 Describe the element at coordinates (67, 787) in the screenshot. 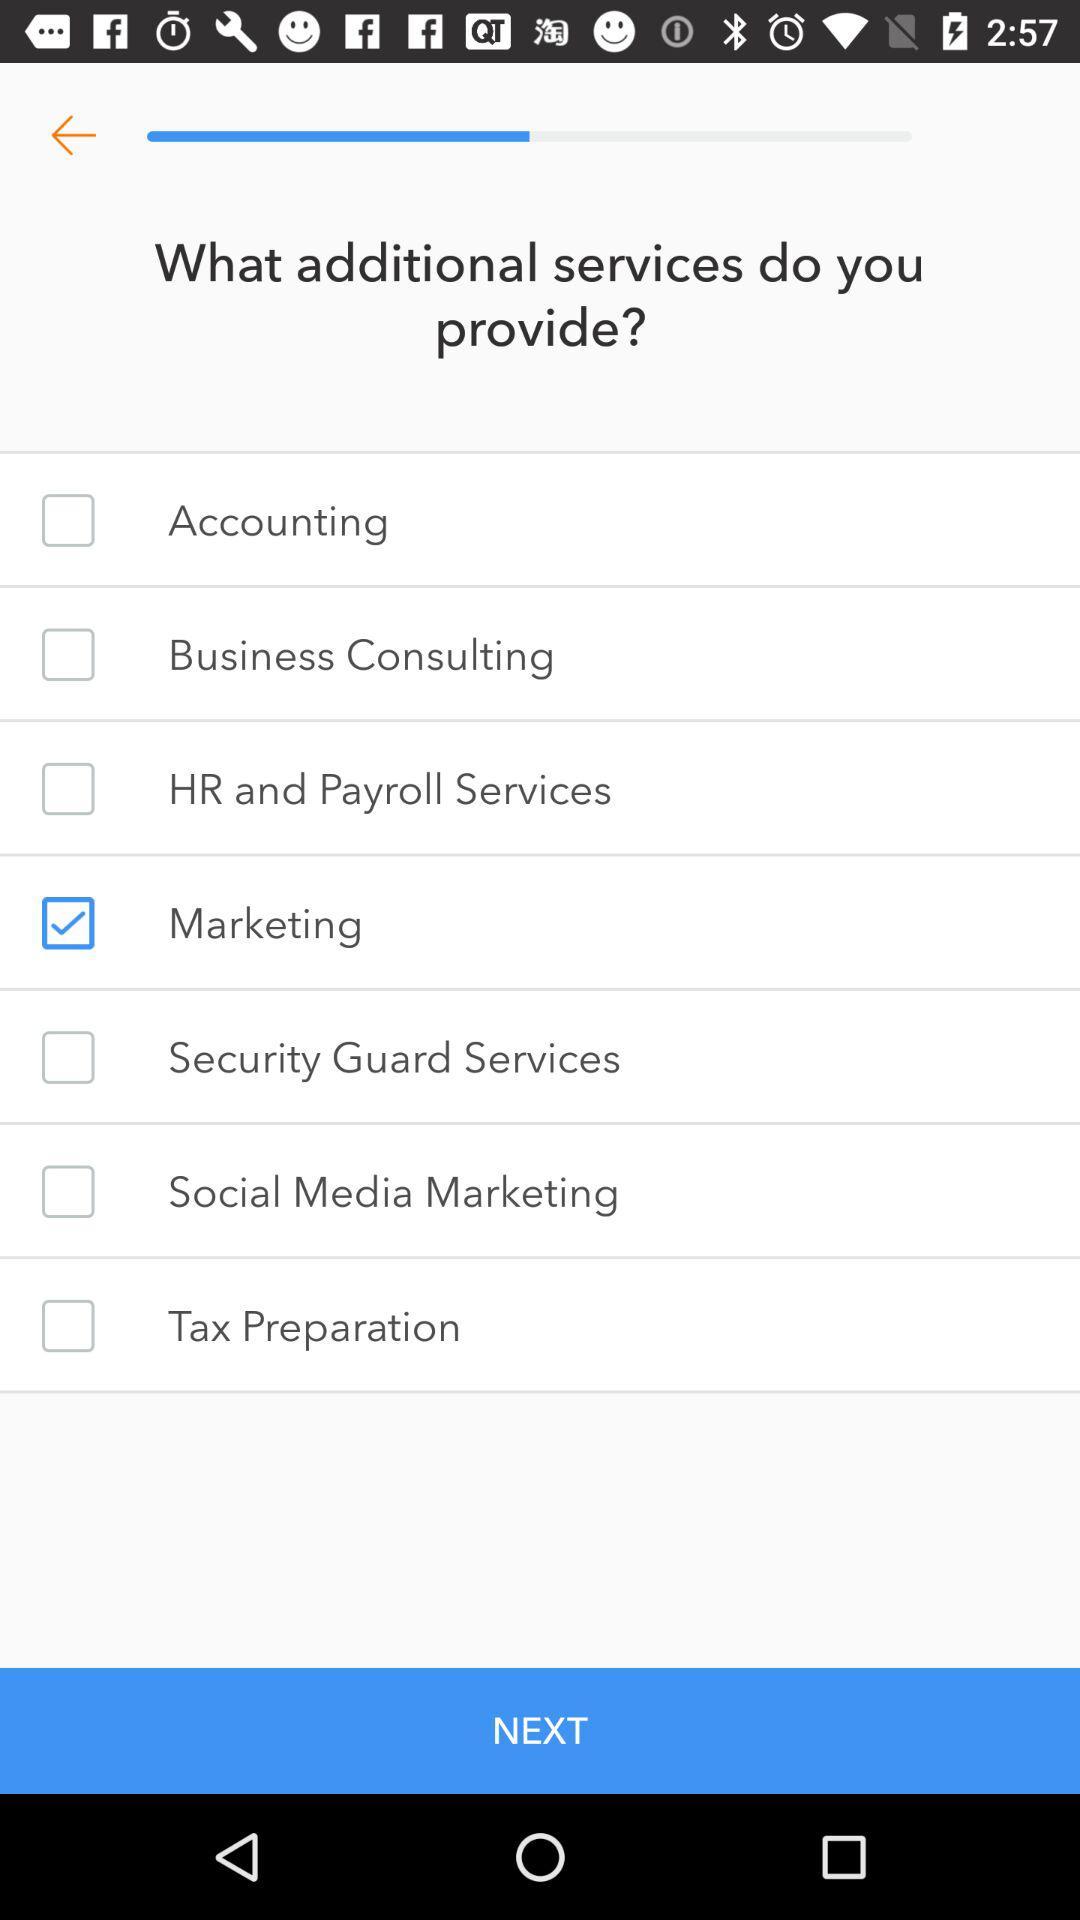

I see `option` at that location.